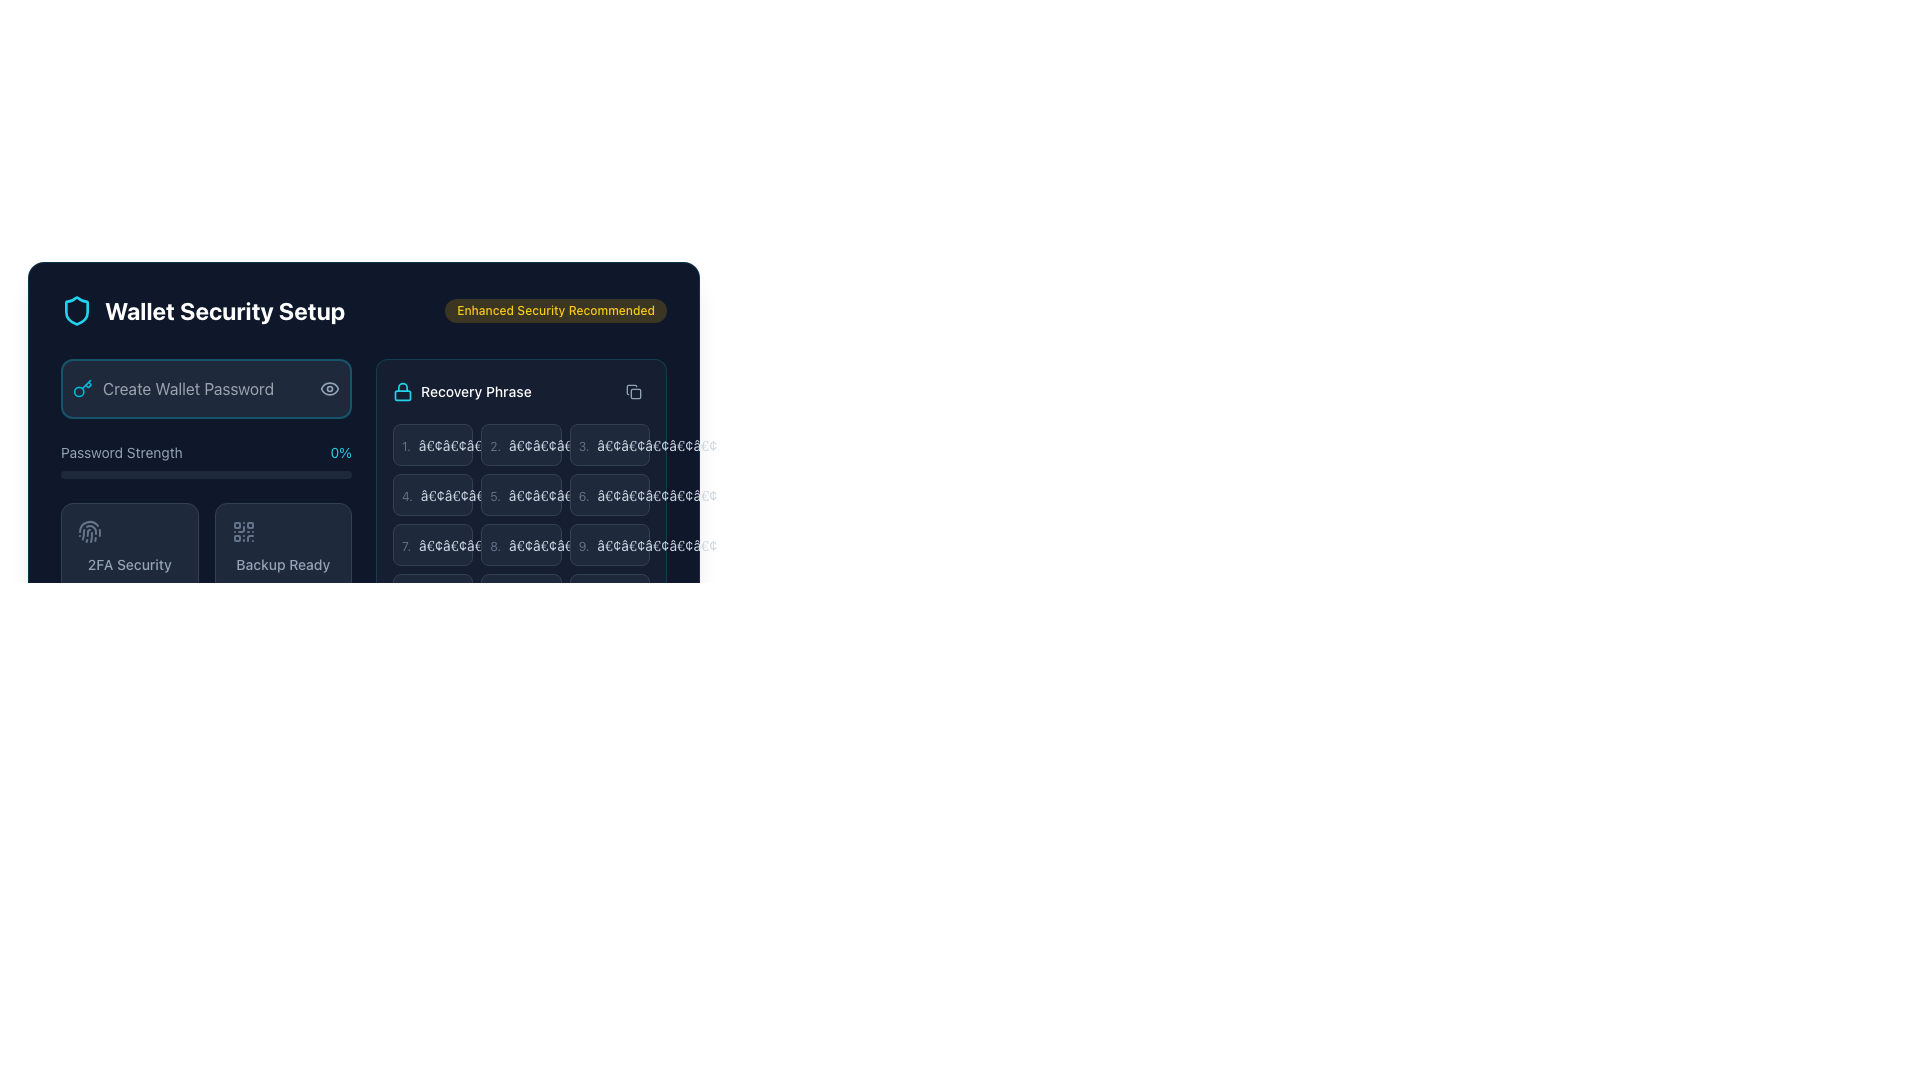  What do you see at coordinates (89, 531) in the screenshot?
I see `the fingerprint icon located within the '2FA Security' card in the 'Wallet Security Setup' section` at bounding box center [89, 531].